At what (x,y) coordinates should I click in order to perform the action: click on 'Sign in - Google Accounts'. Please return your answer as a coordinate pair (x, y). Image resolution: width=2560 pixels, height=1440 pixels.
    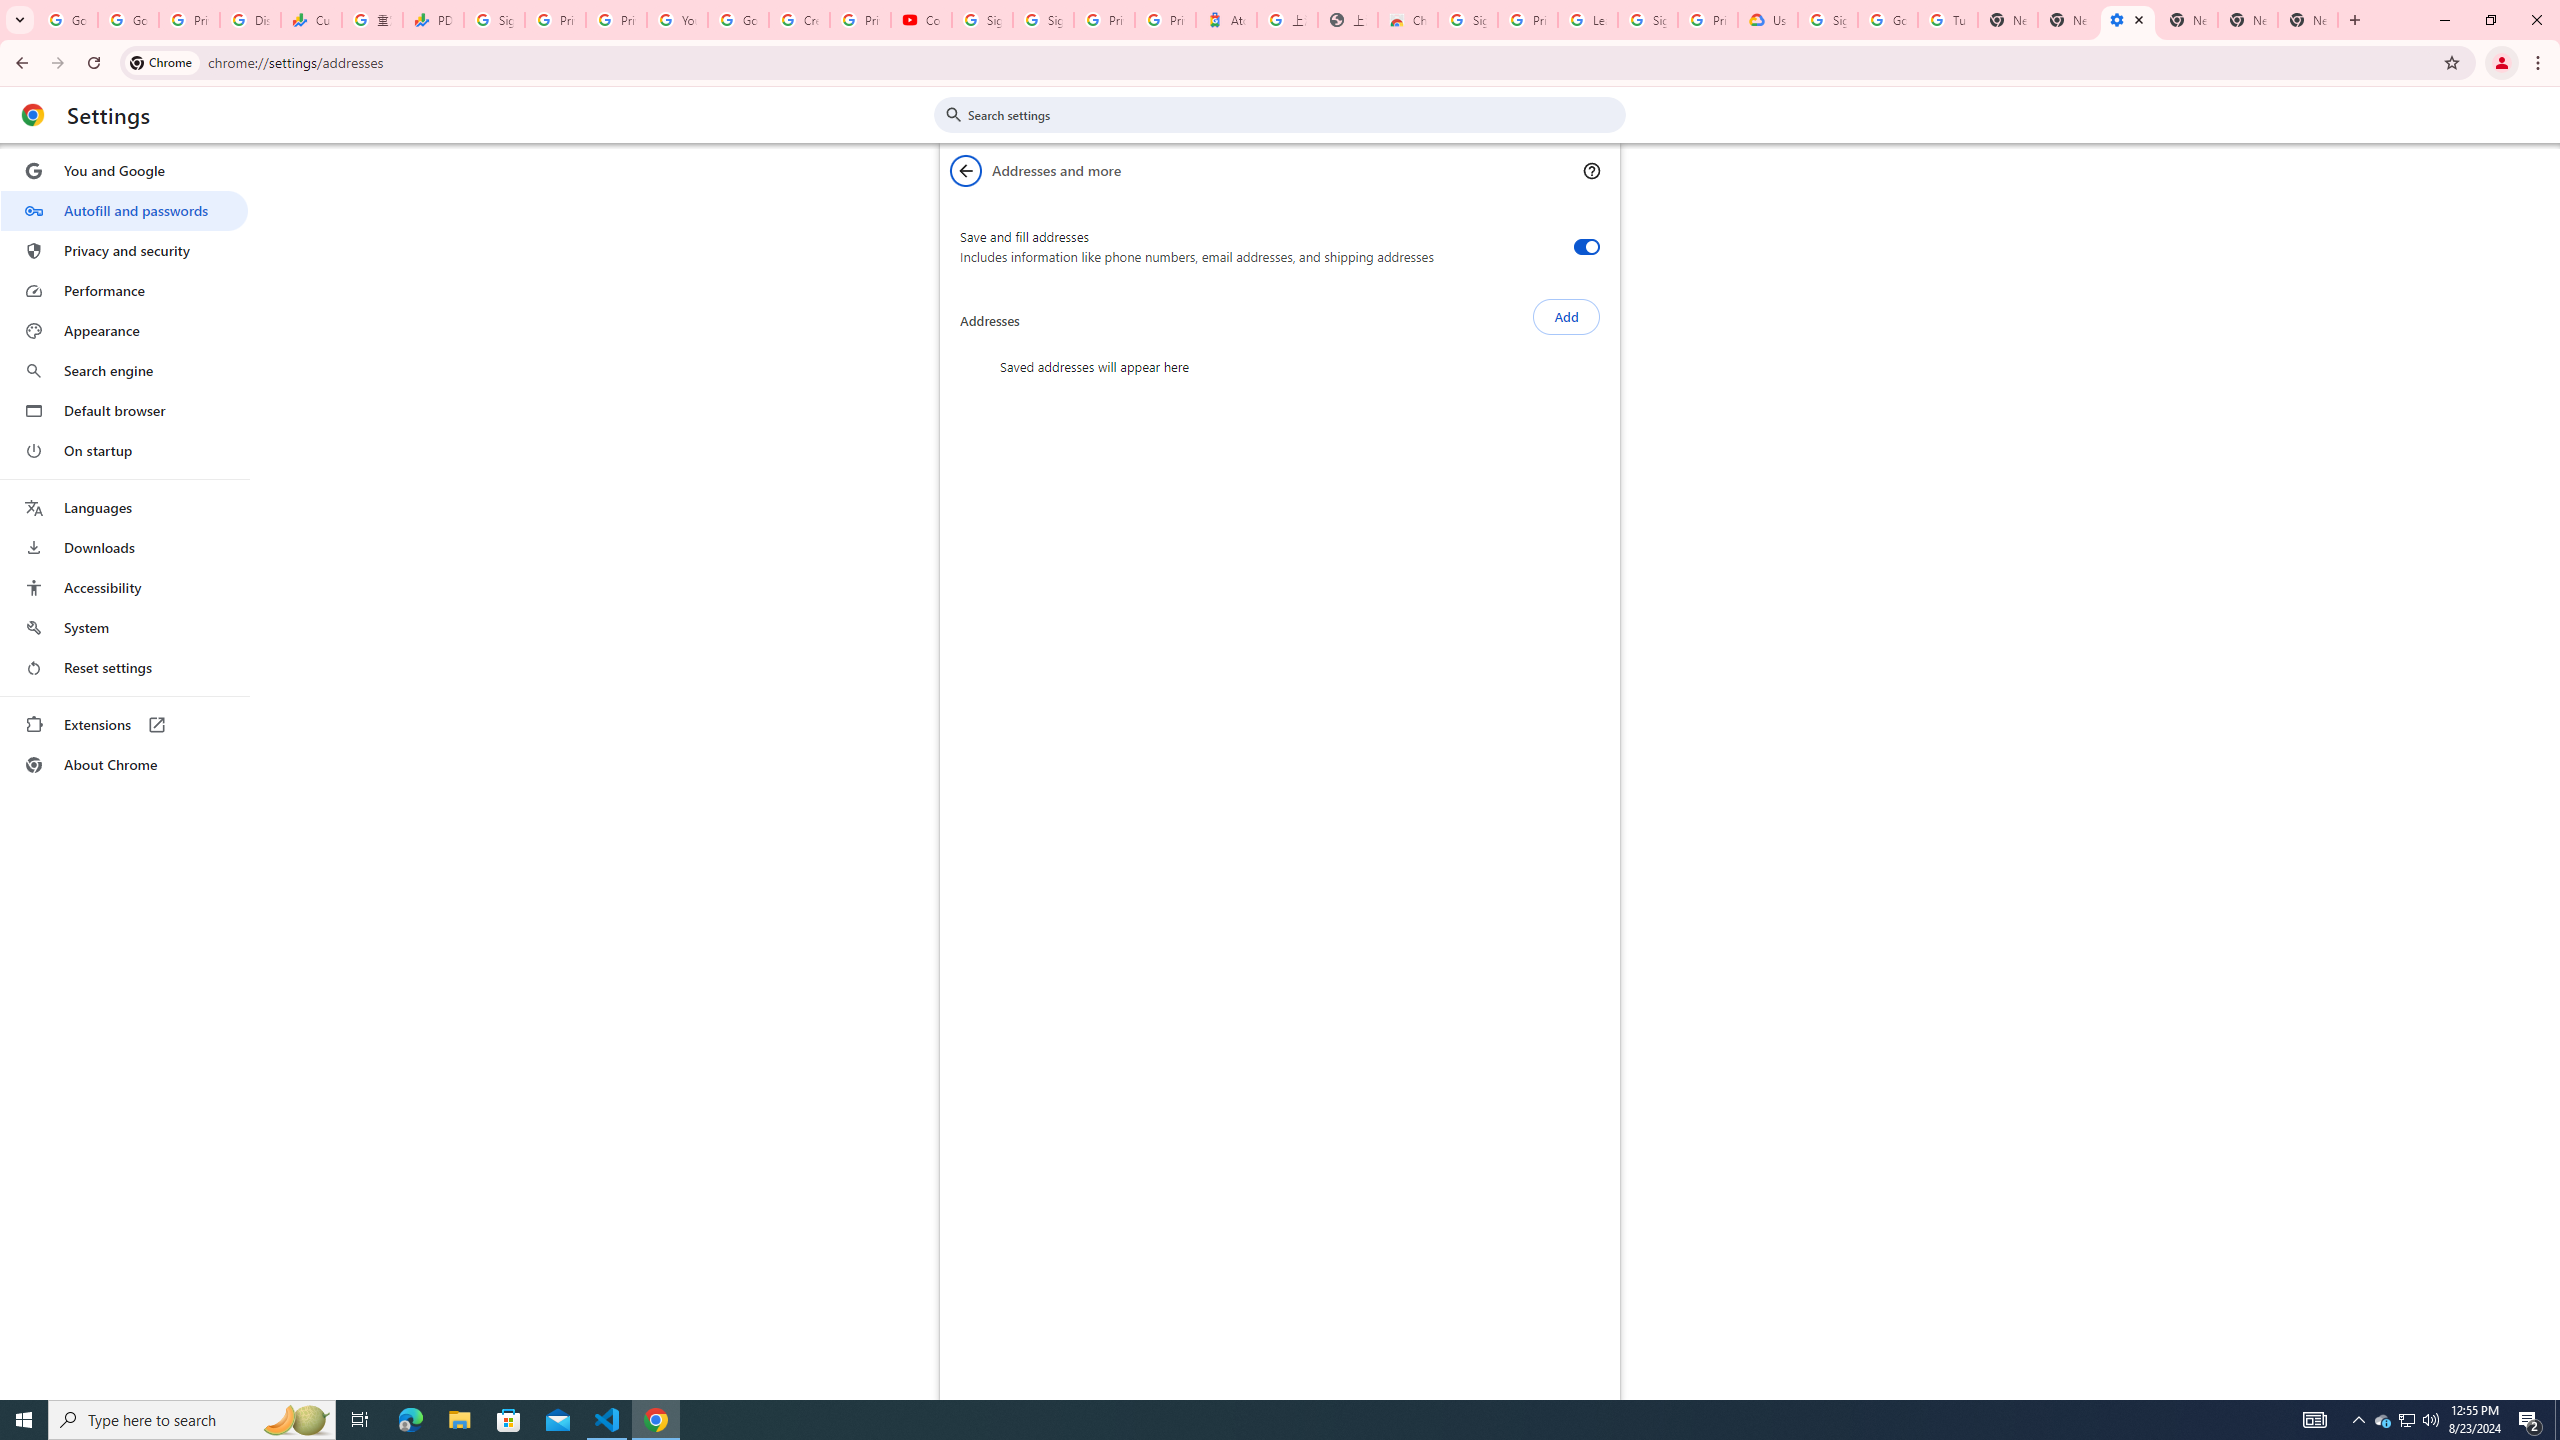
    Looking at the image, I should click on (1043, 19).